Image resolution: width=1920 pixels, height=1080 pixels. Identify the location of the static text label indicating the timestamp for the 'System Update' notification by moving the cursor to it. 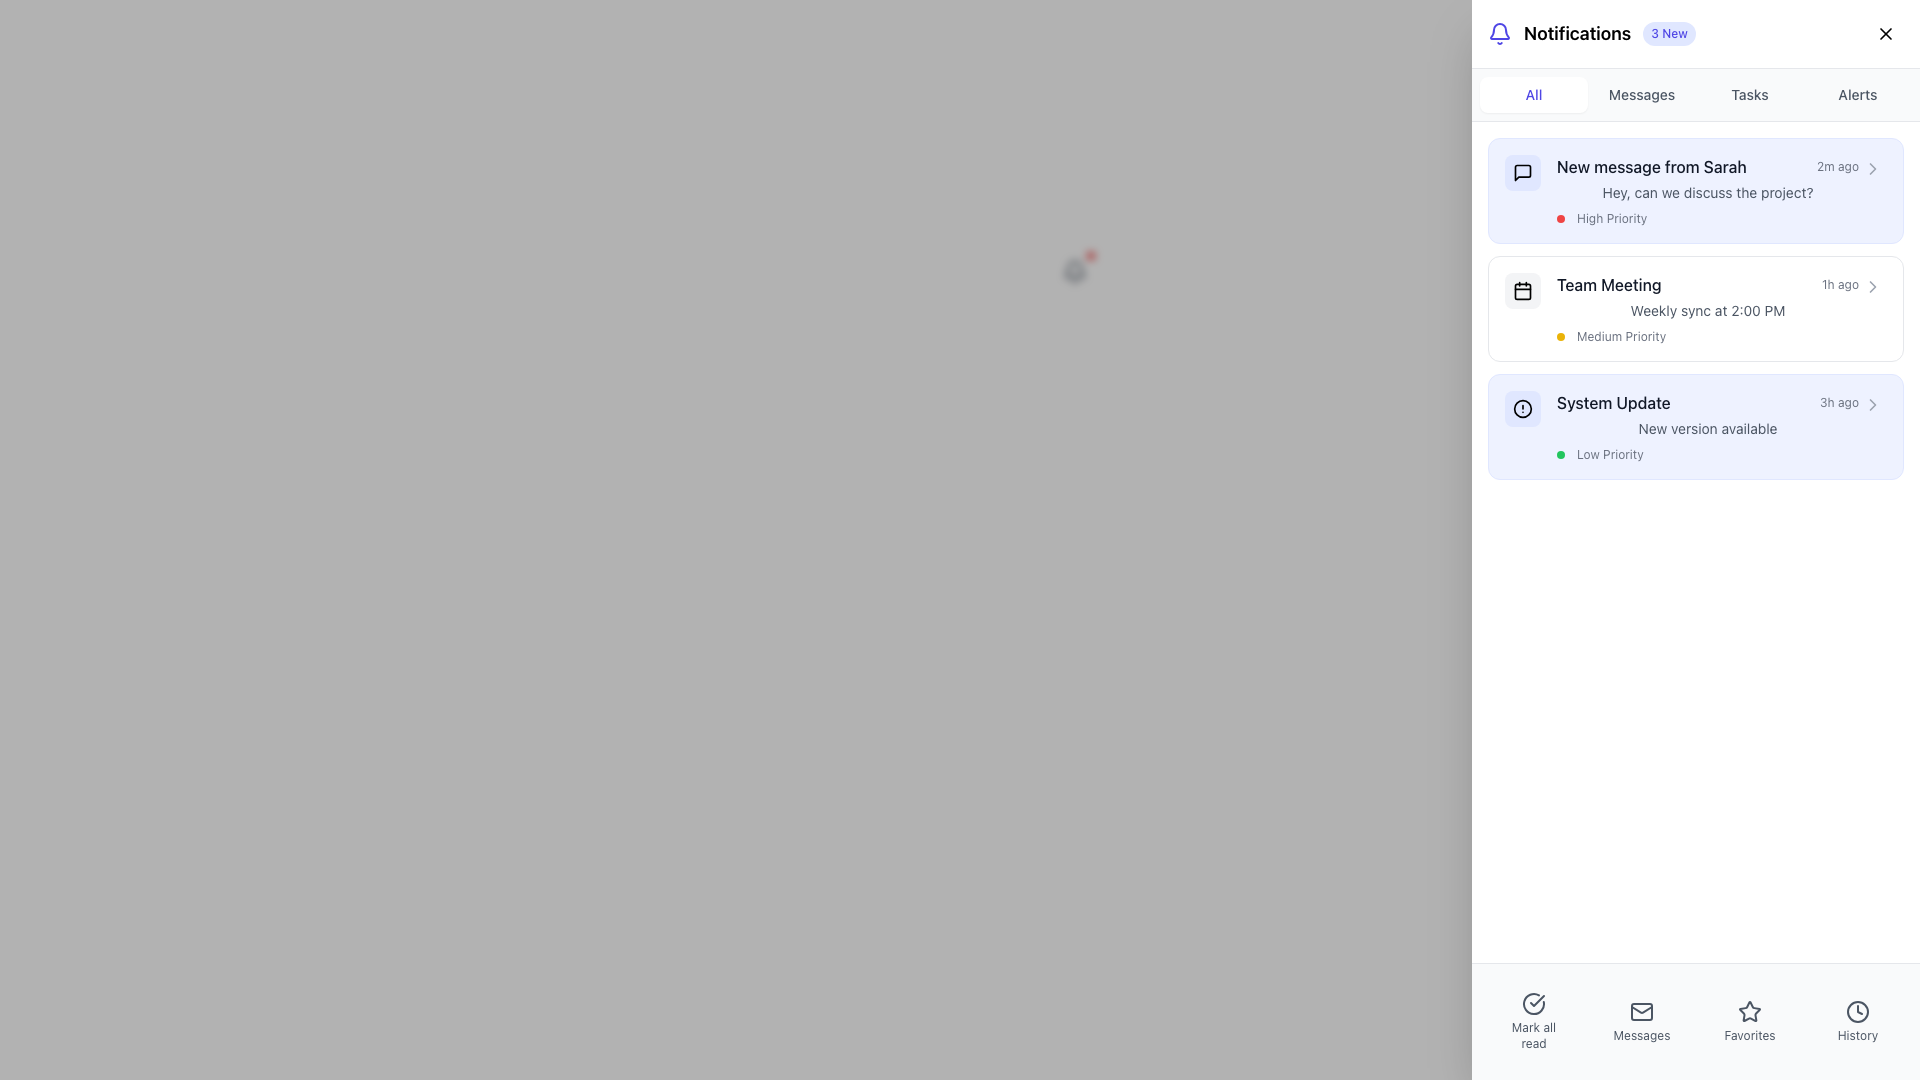
(1839, 402).